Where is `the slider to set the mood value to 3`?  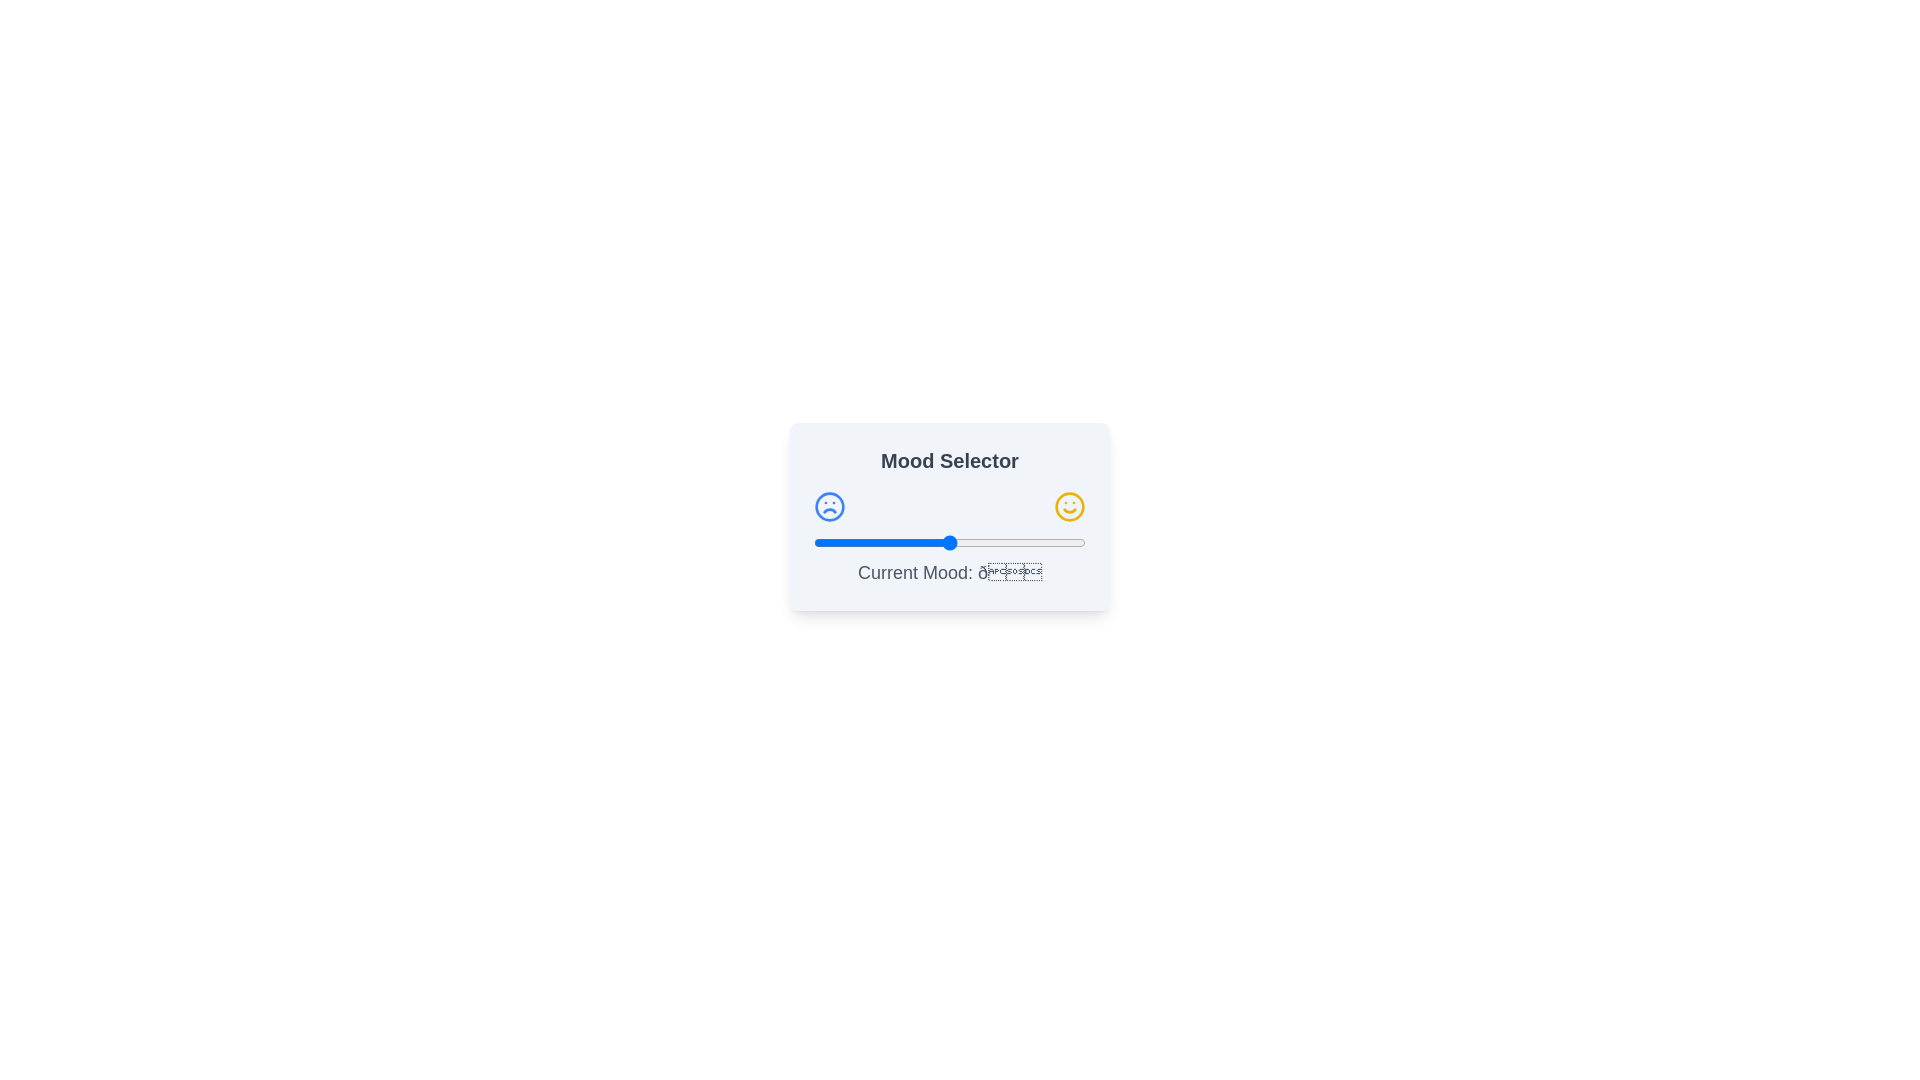 the slider to set the mood value to 3 is located at coordinates (822, 543).